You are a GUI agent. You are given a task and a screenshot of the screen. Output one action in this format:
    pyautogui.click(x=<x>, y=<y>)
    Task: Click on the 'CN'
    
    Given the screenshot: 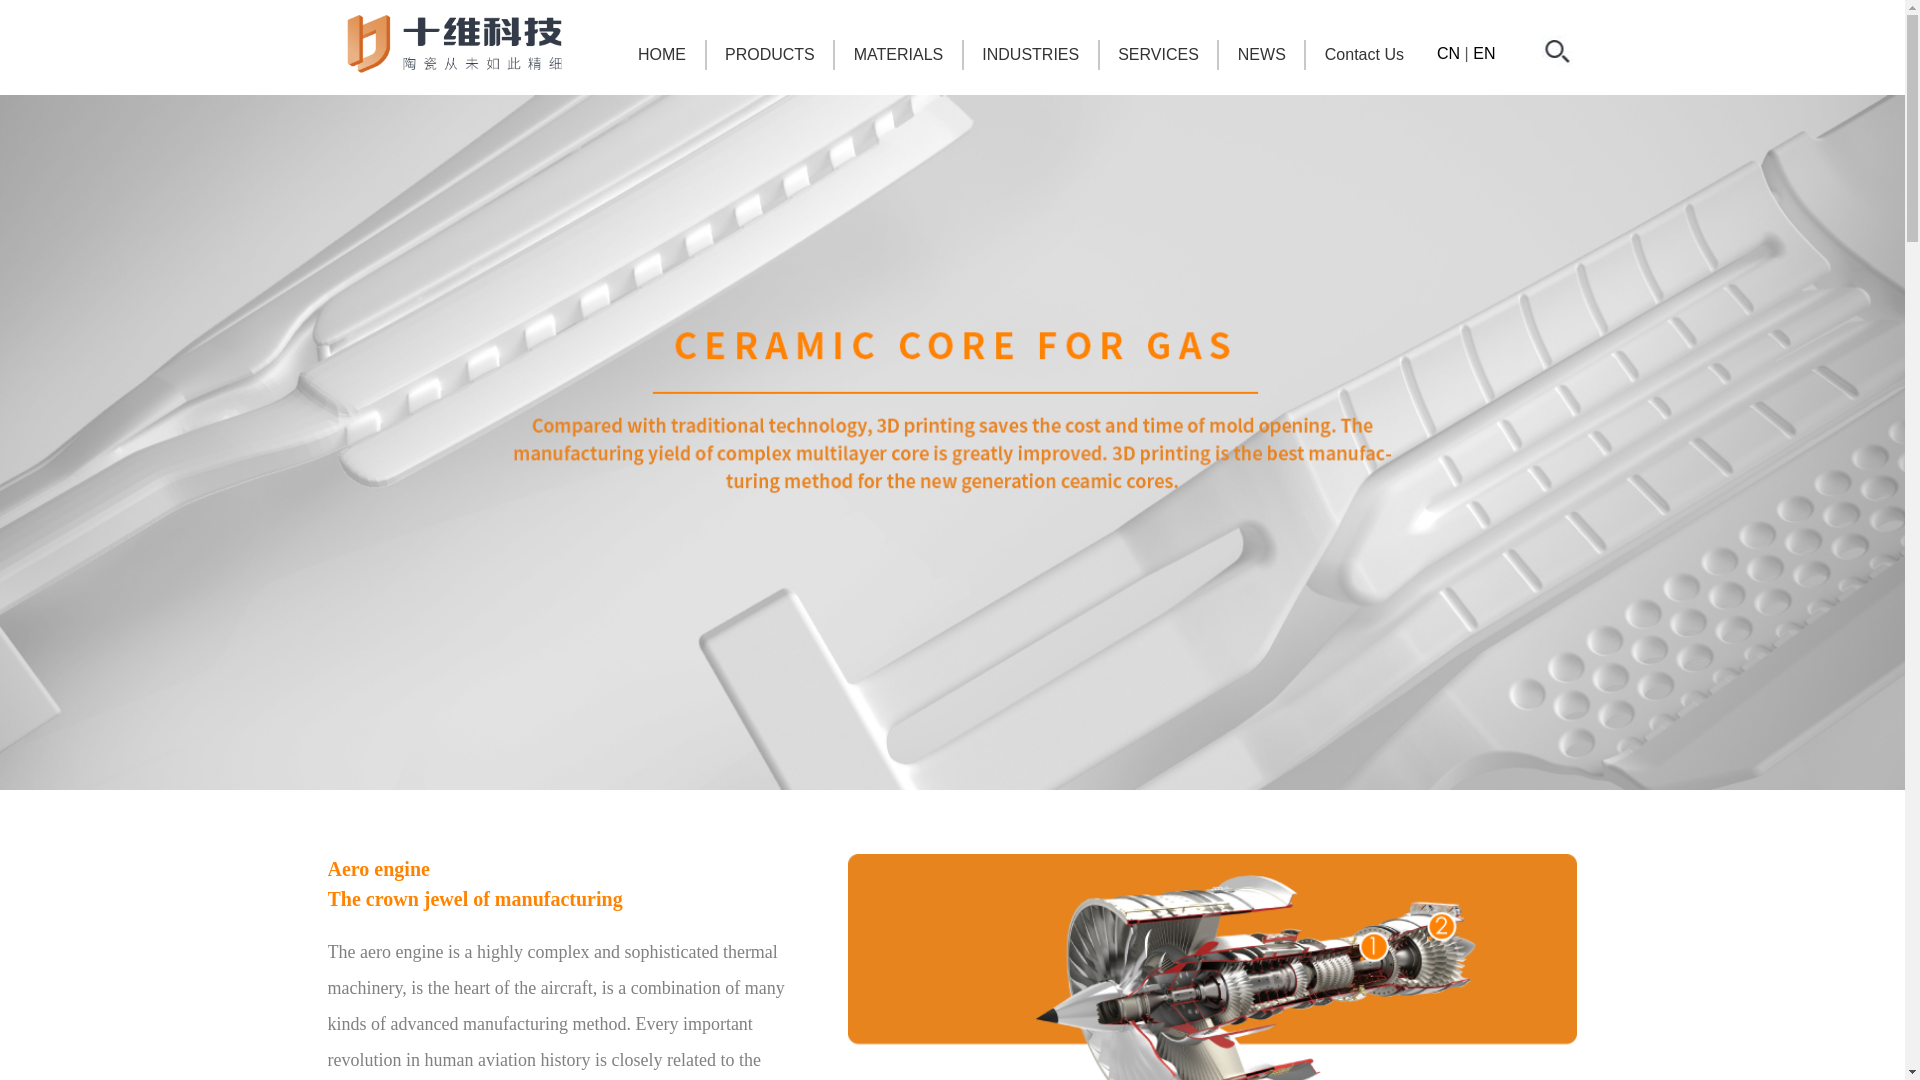 What is the action you would take?
    pyautogui.click(x=1448, y=52)
    